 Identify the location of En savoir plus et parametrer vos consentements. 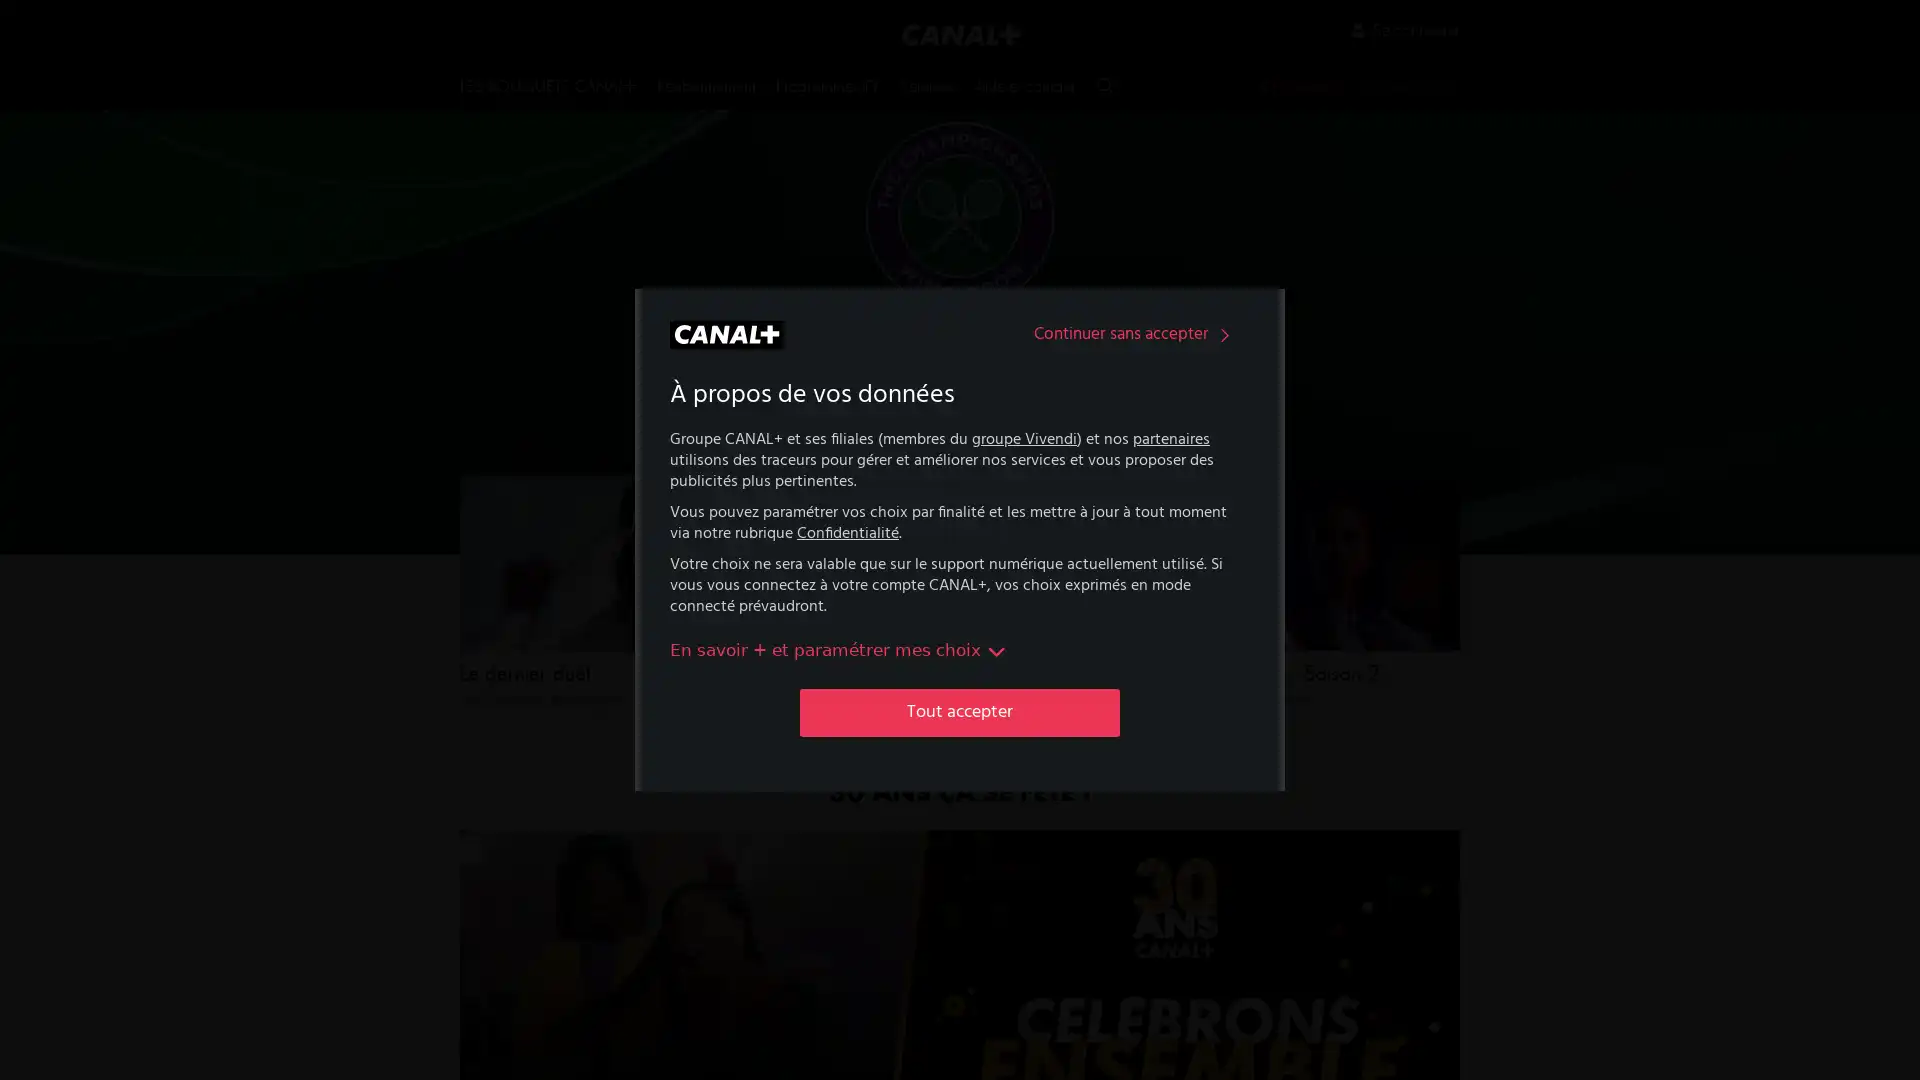
(840, 650).